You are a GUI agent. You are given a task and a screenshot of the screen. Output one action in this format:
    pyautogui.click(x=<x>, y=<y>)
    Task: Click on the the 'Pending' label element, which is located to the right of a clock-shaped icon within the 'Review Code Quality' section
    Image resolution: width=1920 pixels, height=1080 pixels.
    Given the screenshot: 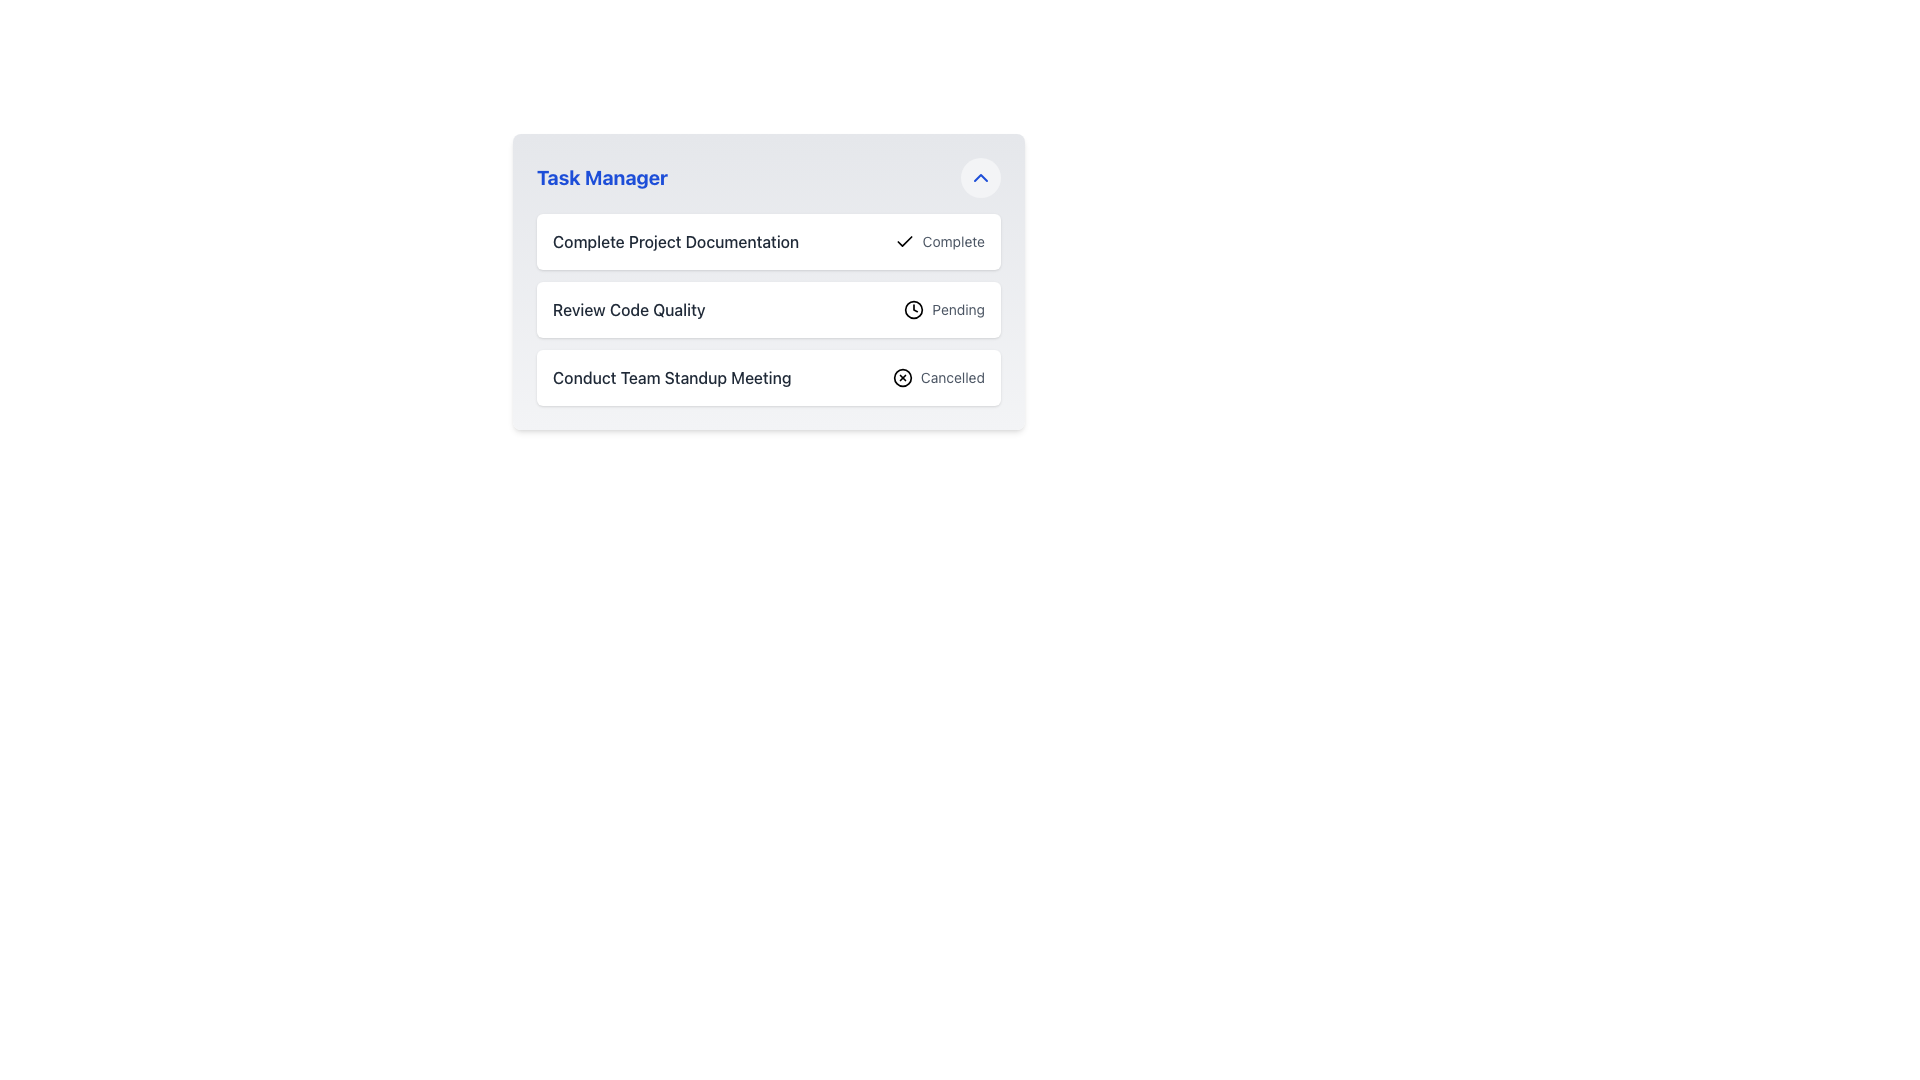 What is the action you would take?
    pyautogui.click(x=943, y=309)
    